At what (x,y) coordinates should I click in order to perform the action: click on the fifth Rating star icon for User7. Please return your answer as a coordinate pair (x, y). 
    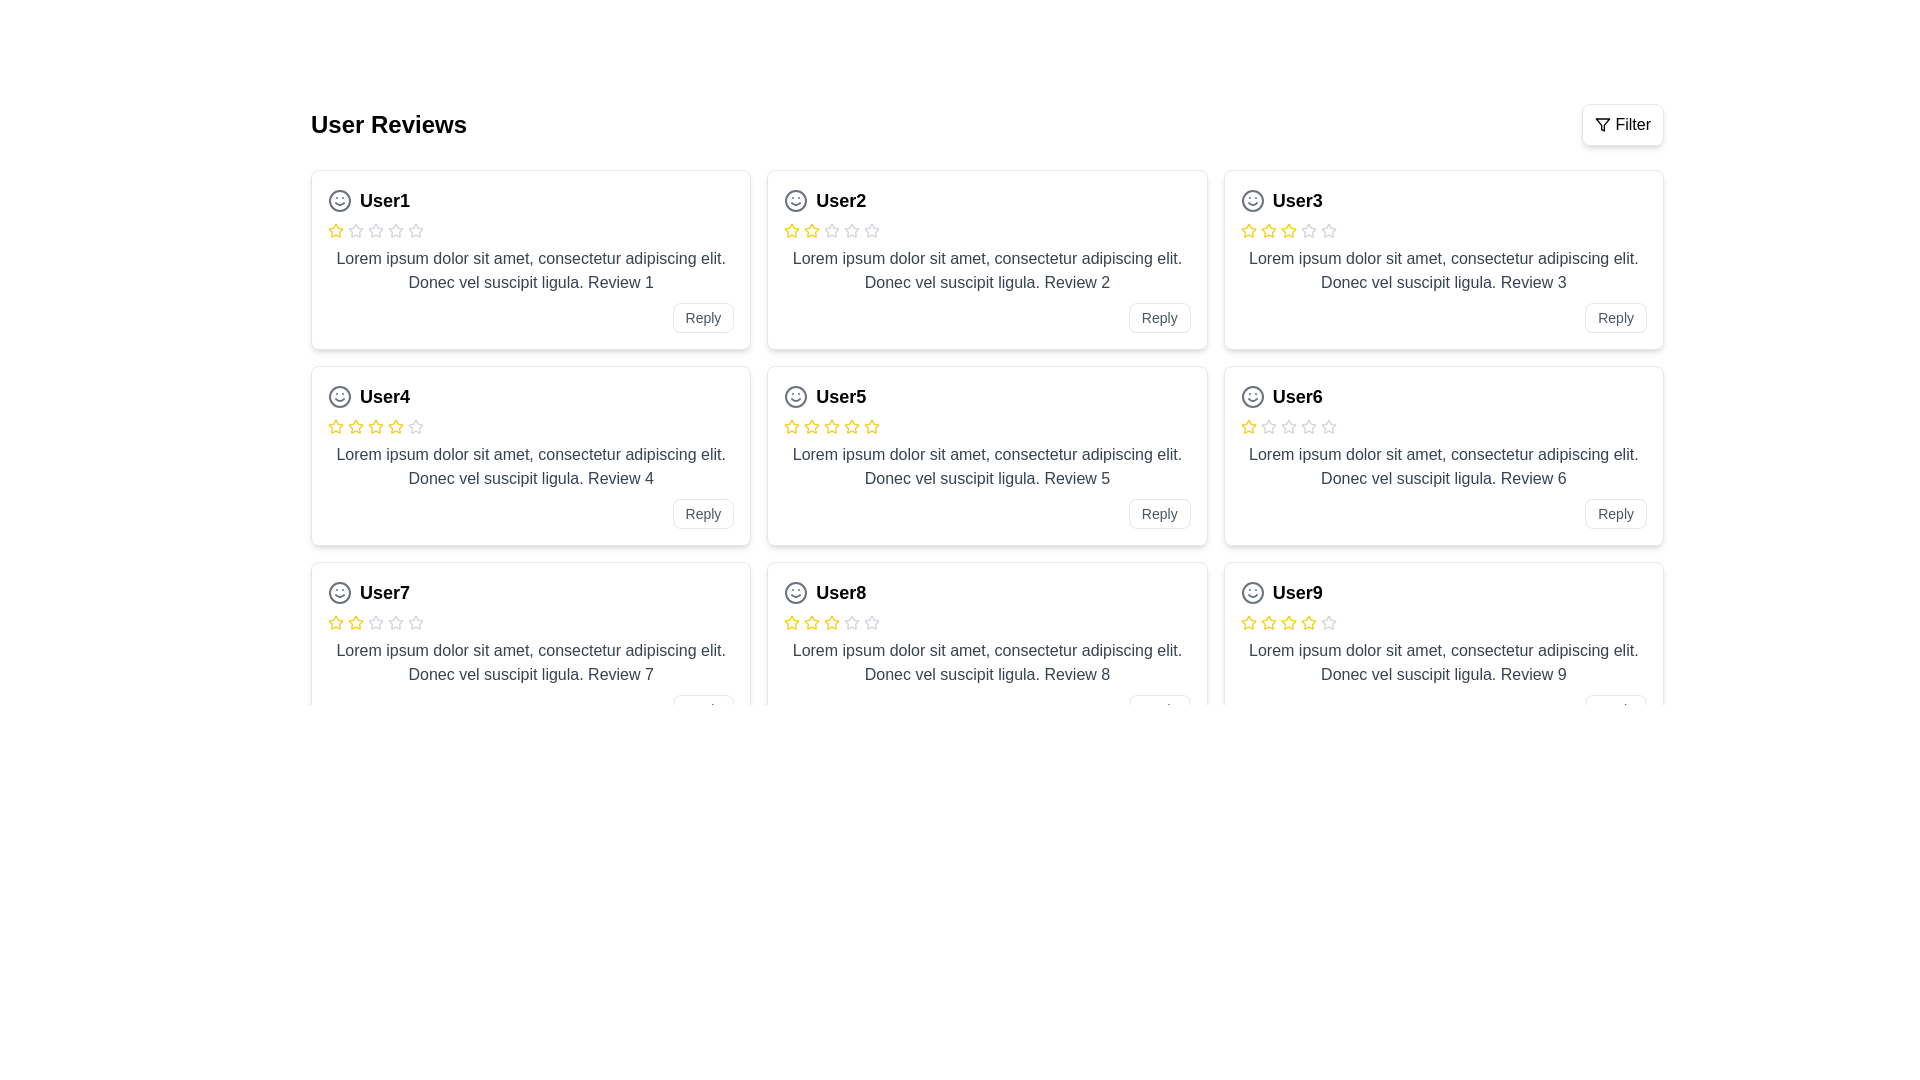
    Looking at the image, I should click on (375, 622).